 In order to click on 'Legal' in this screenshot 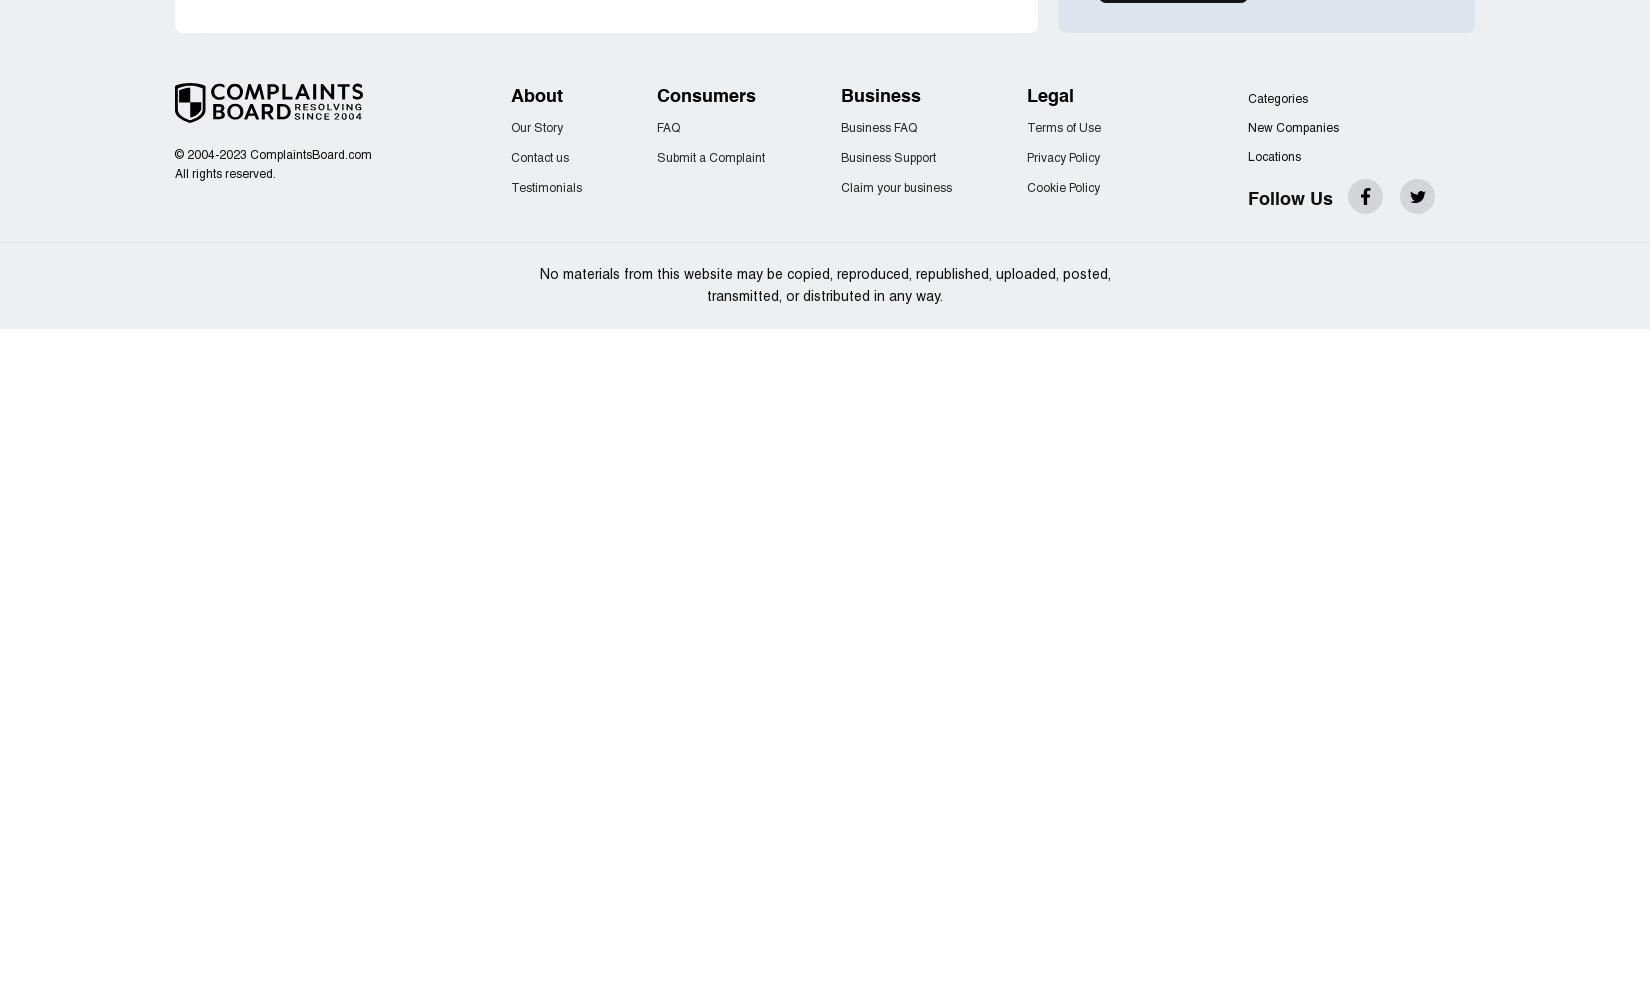, I will do `click(1050, 96)`.